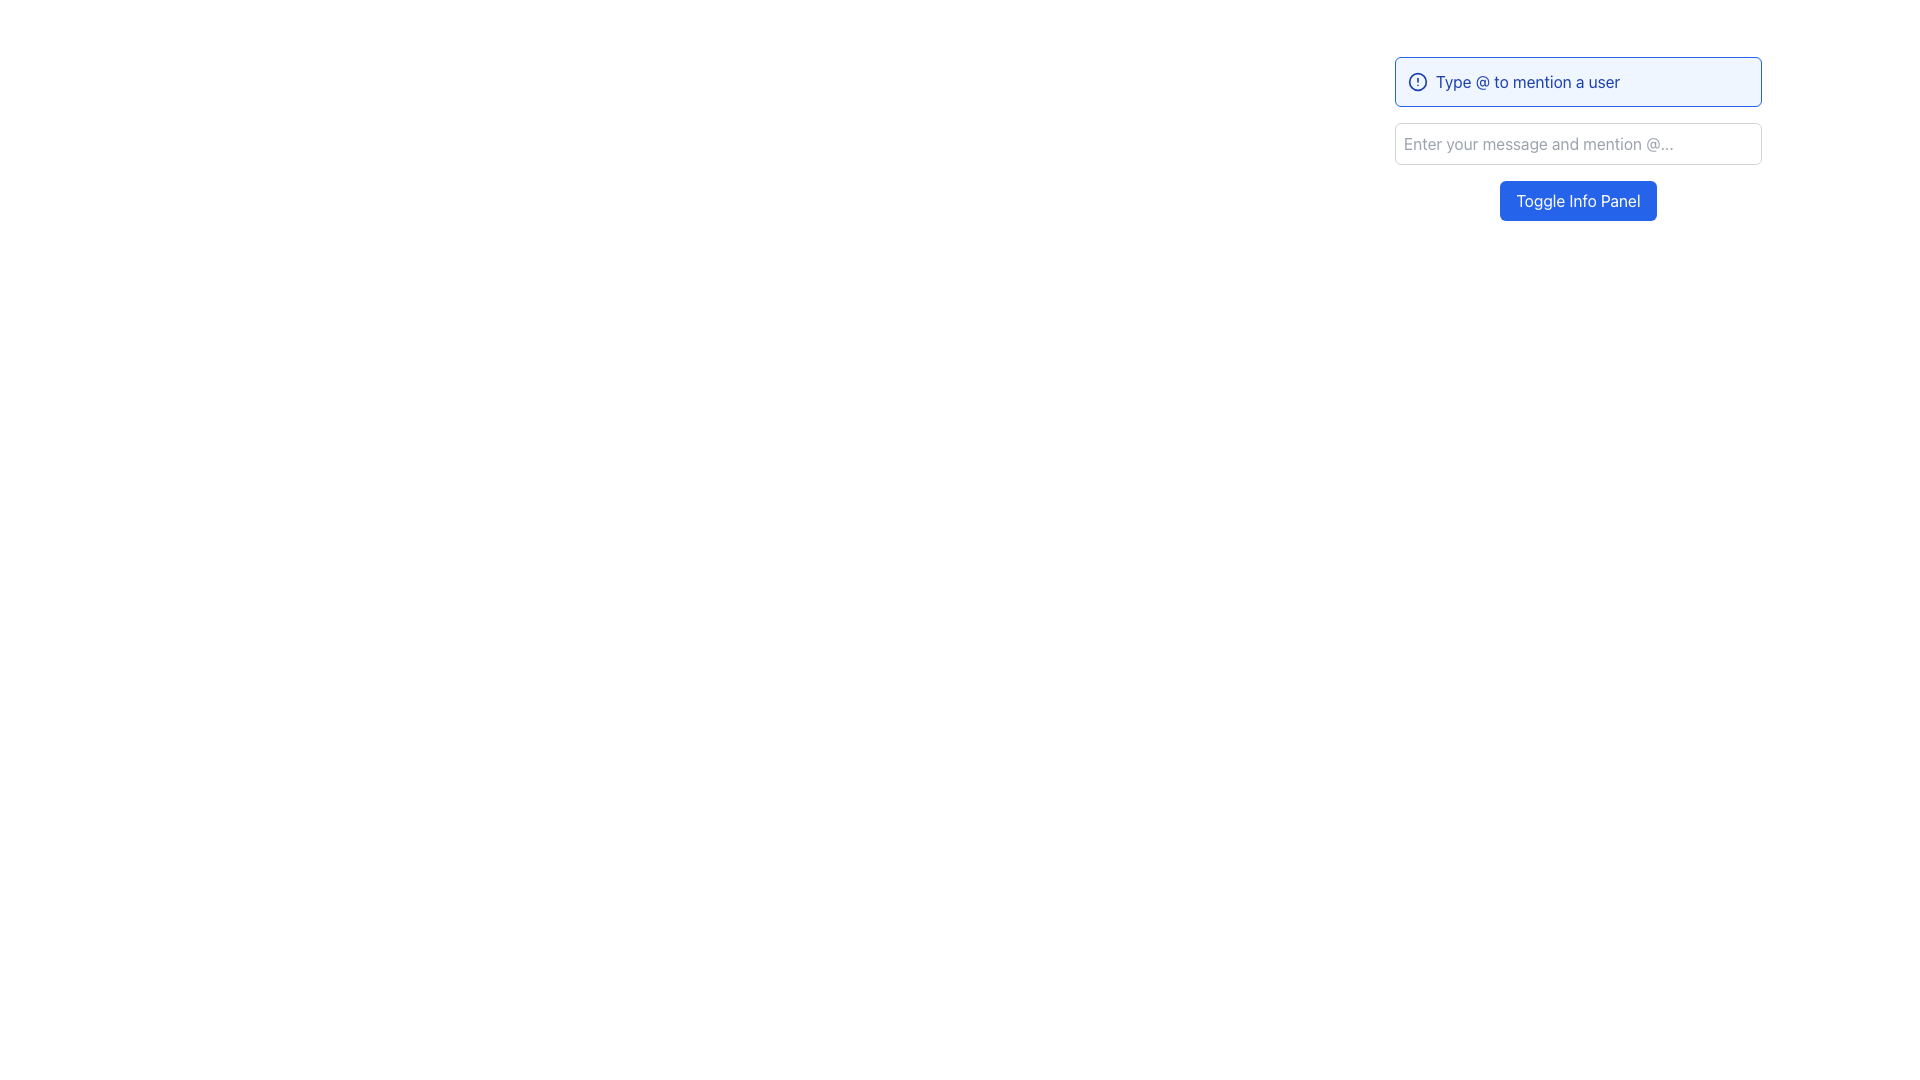 This screenshot has height=1080, width=1920. What do you see at coordinates (1416, 80) in the screenshot?
I see `the alert icon that visually indicates or draws attention to the message labeled 'Type @ to mention a user.'` at bounding box center [1416, 80].